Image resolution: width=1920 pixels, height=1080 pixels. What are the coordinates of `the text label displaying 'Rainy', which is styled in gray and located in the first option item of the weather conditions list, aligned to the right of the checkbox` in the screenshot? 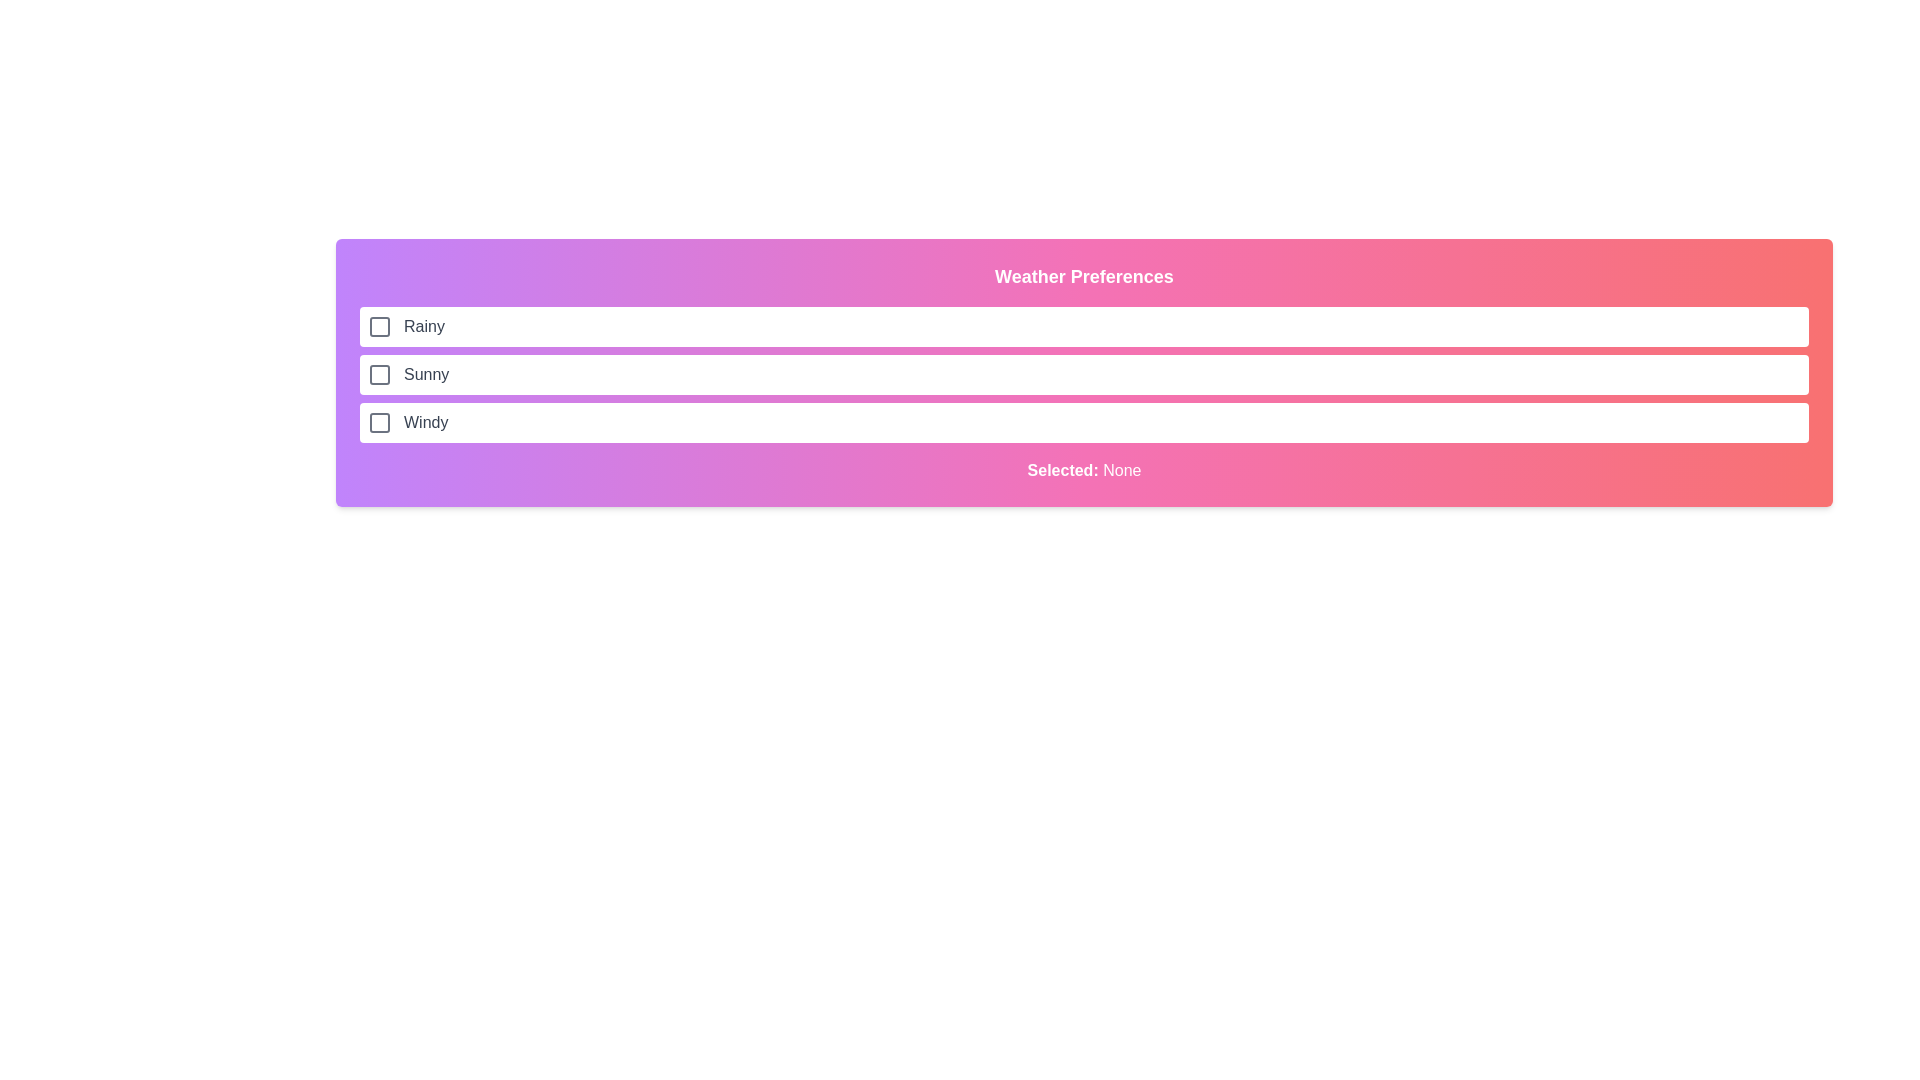 It's located at (423, 326).